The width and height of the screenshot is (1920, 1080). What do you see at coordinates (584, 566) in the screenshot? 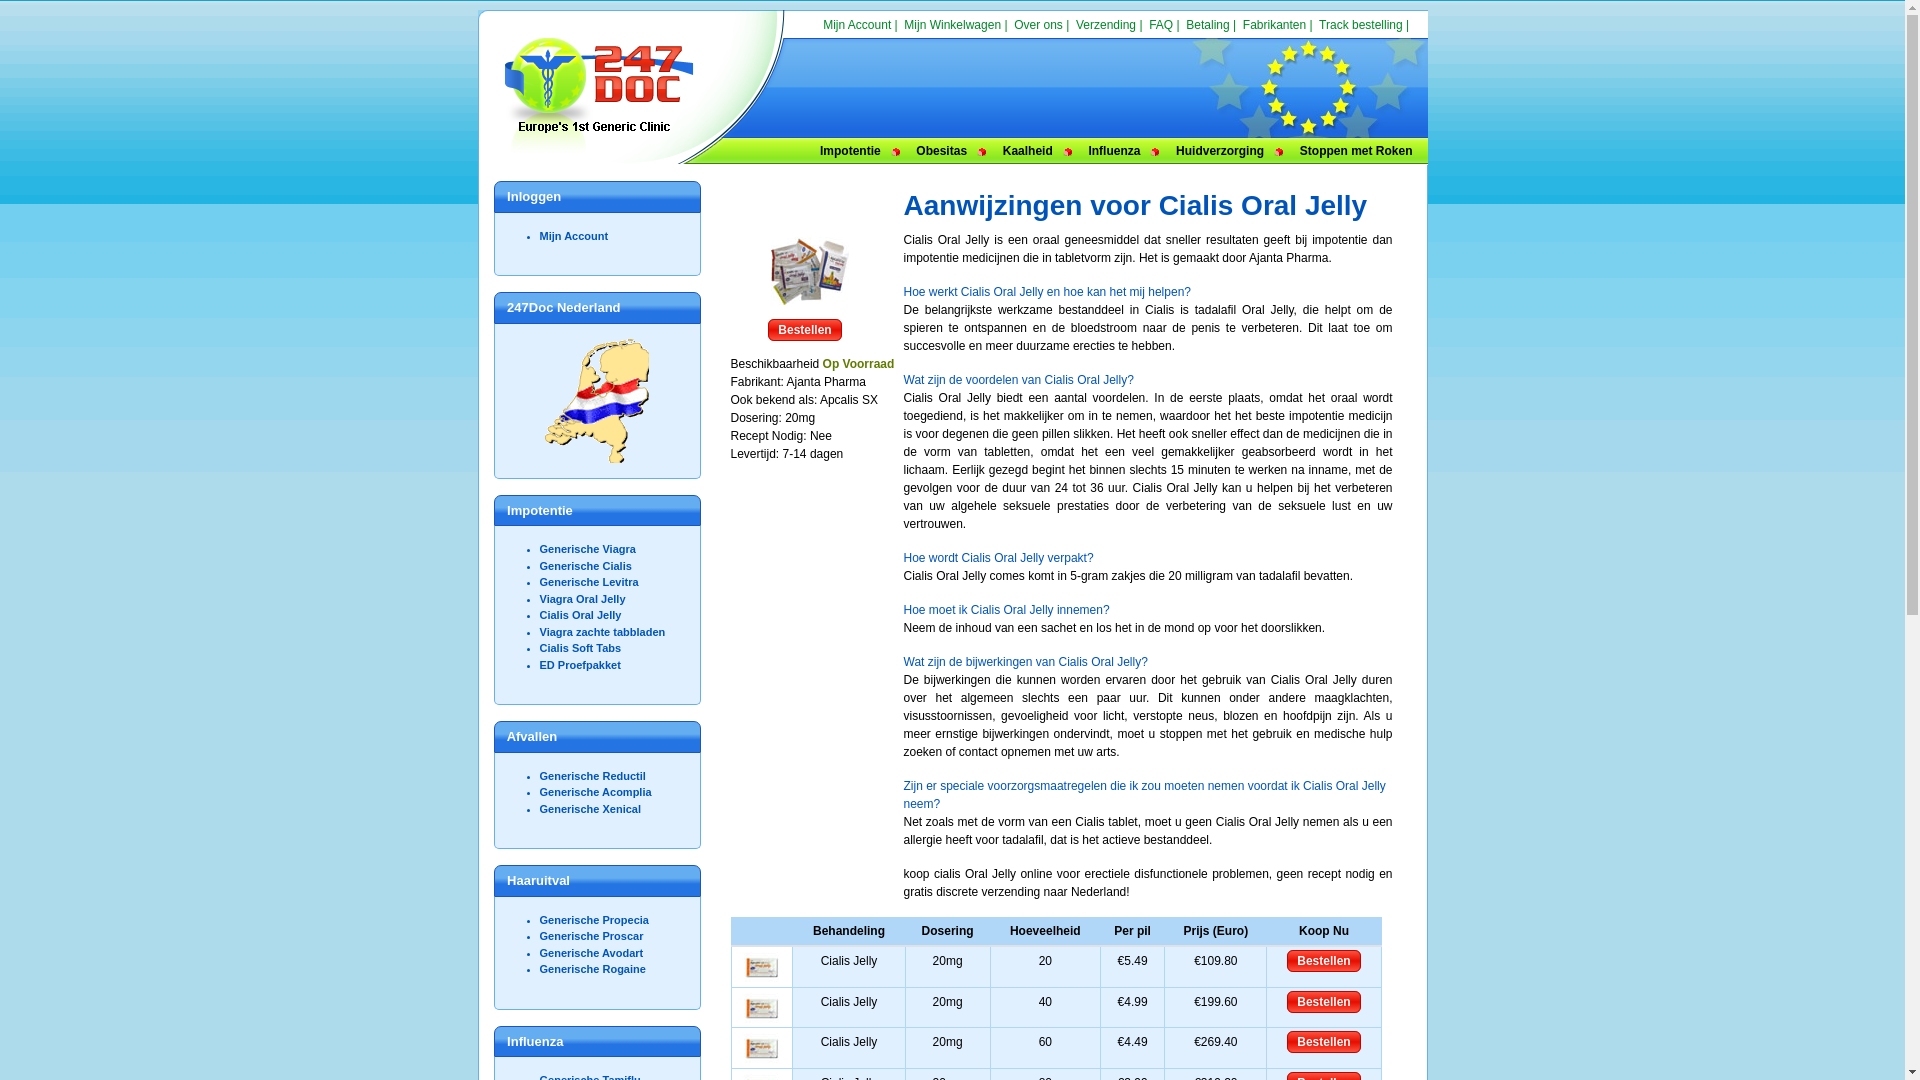
I see `'Generische Cialis'` at bounding box center [584, 566].